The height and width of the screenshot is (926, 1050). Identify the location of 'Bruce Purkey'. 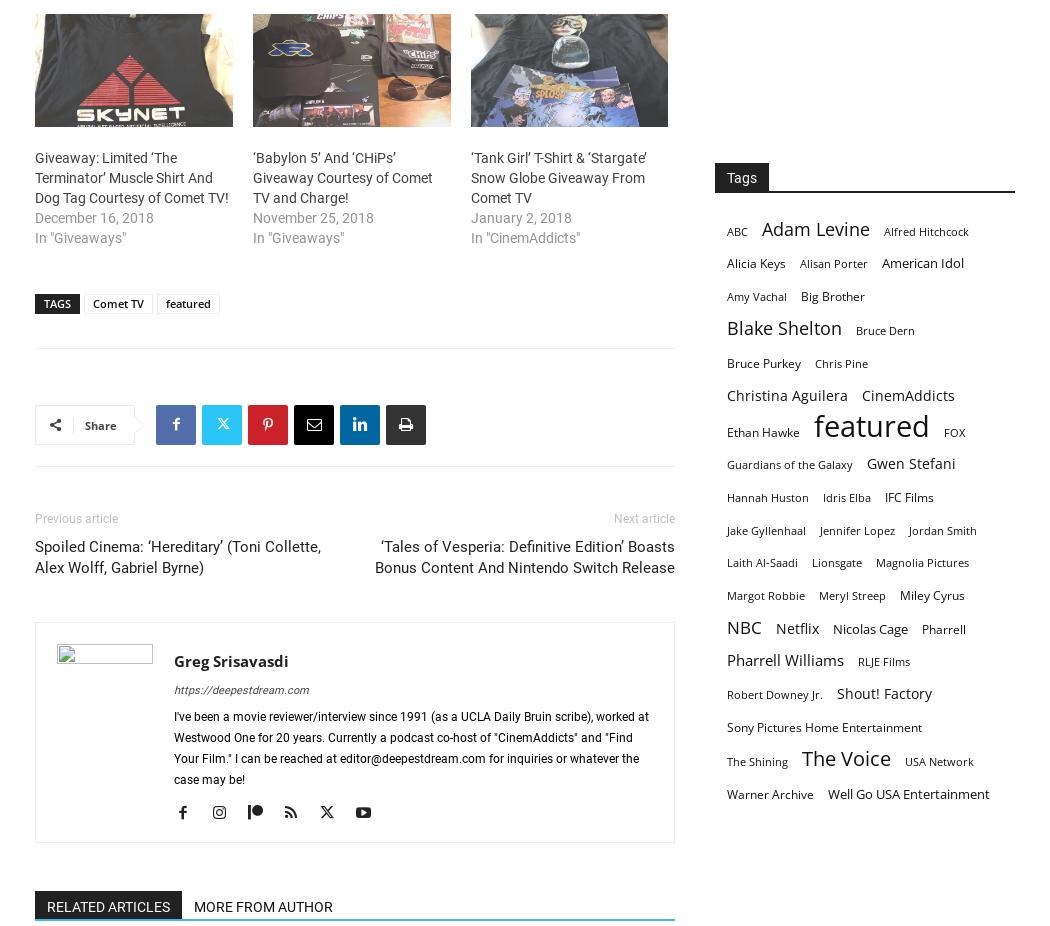
(726, 362).